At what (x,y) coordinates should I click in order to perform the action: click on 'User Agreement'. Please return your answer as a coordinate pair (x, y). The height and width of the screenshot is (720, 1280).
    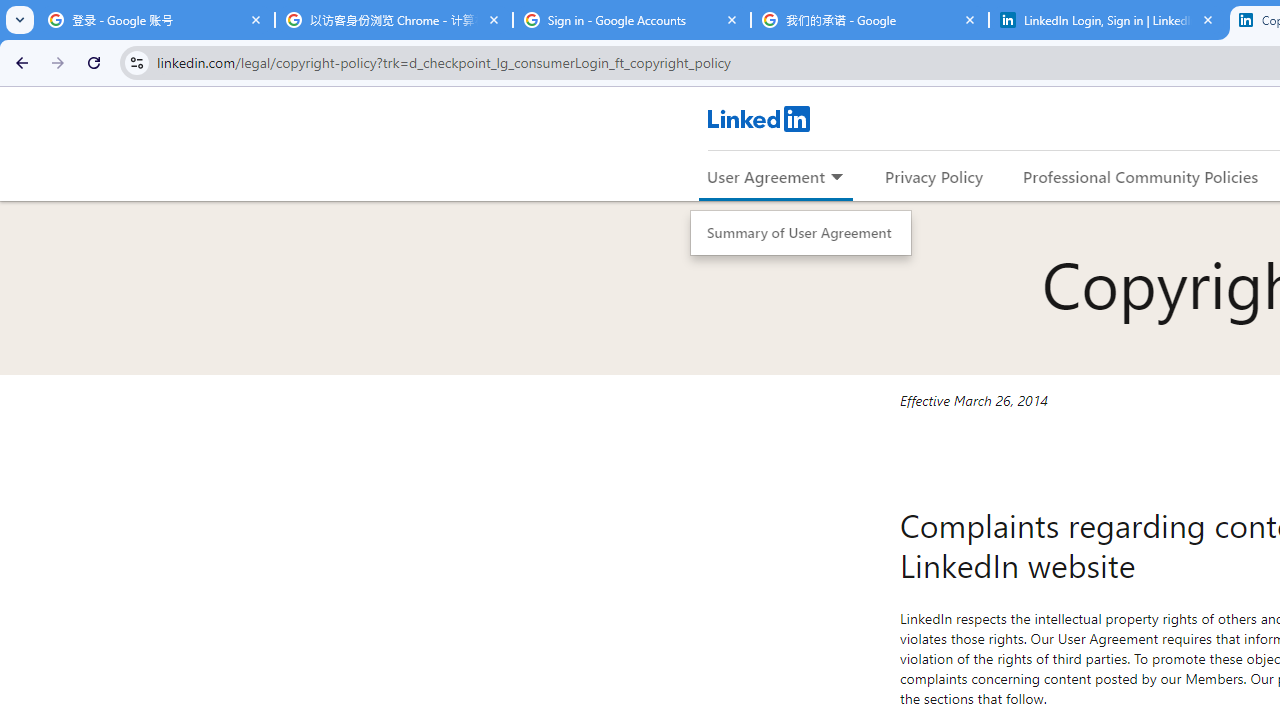
    Looking at the image, I should click on (765, 175).